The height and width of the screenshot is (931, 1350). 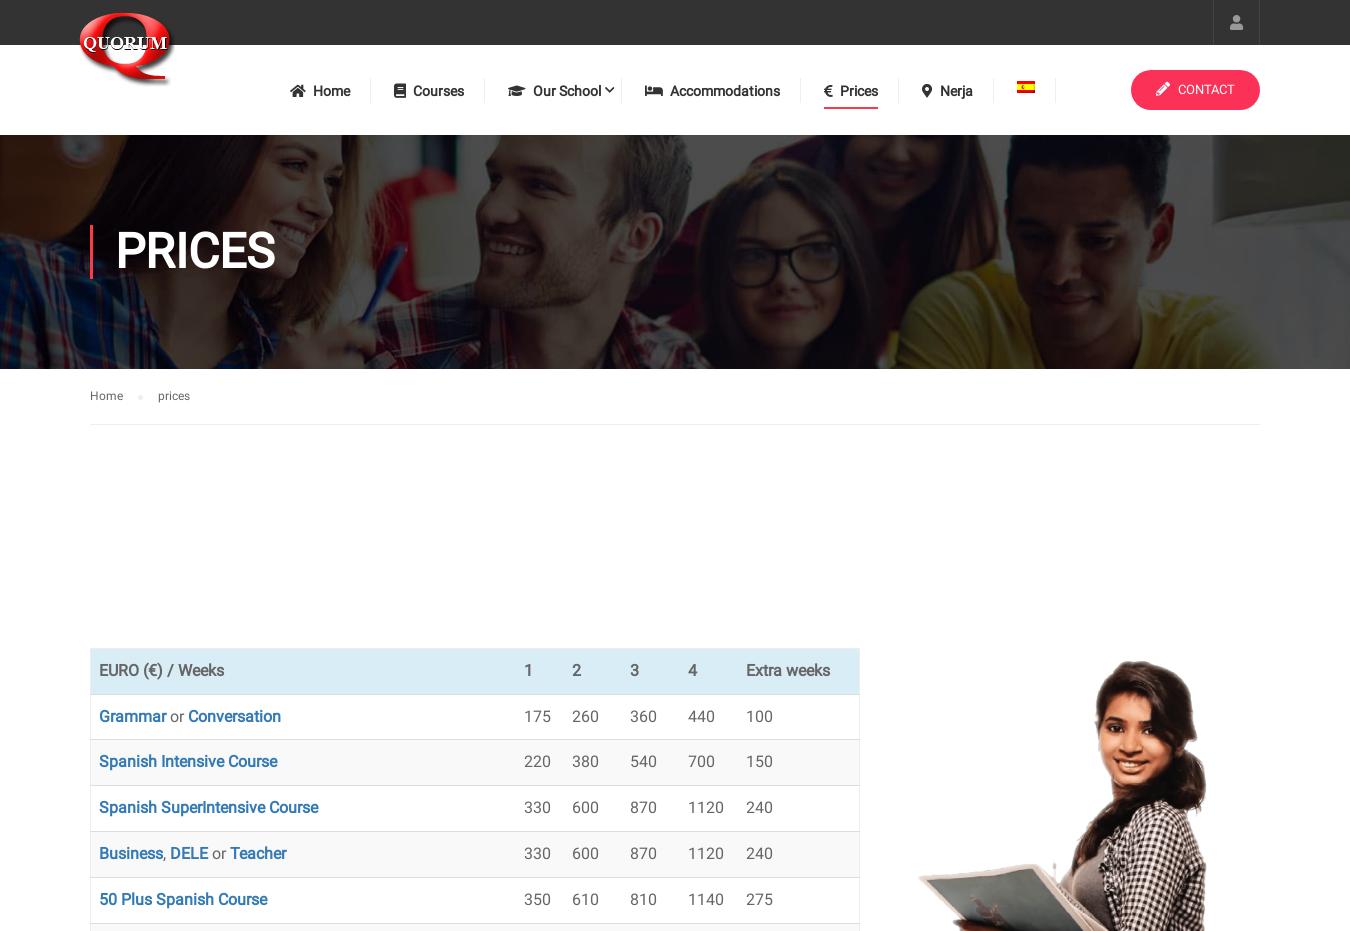 What do you see at coordinates (757, 714) in the screenshot?
I see `'100'` at bounding box center [757, 714].